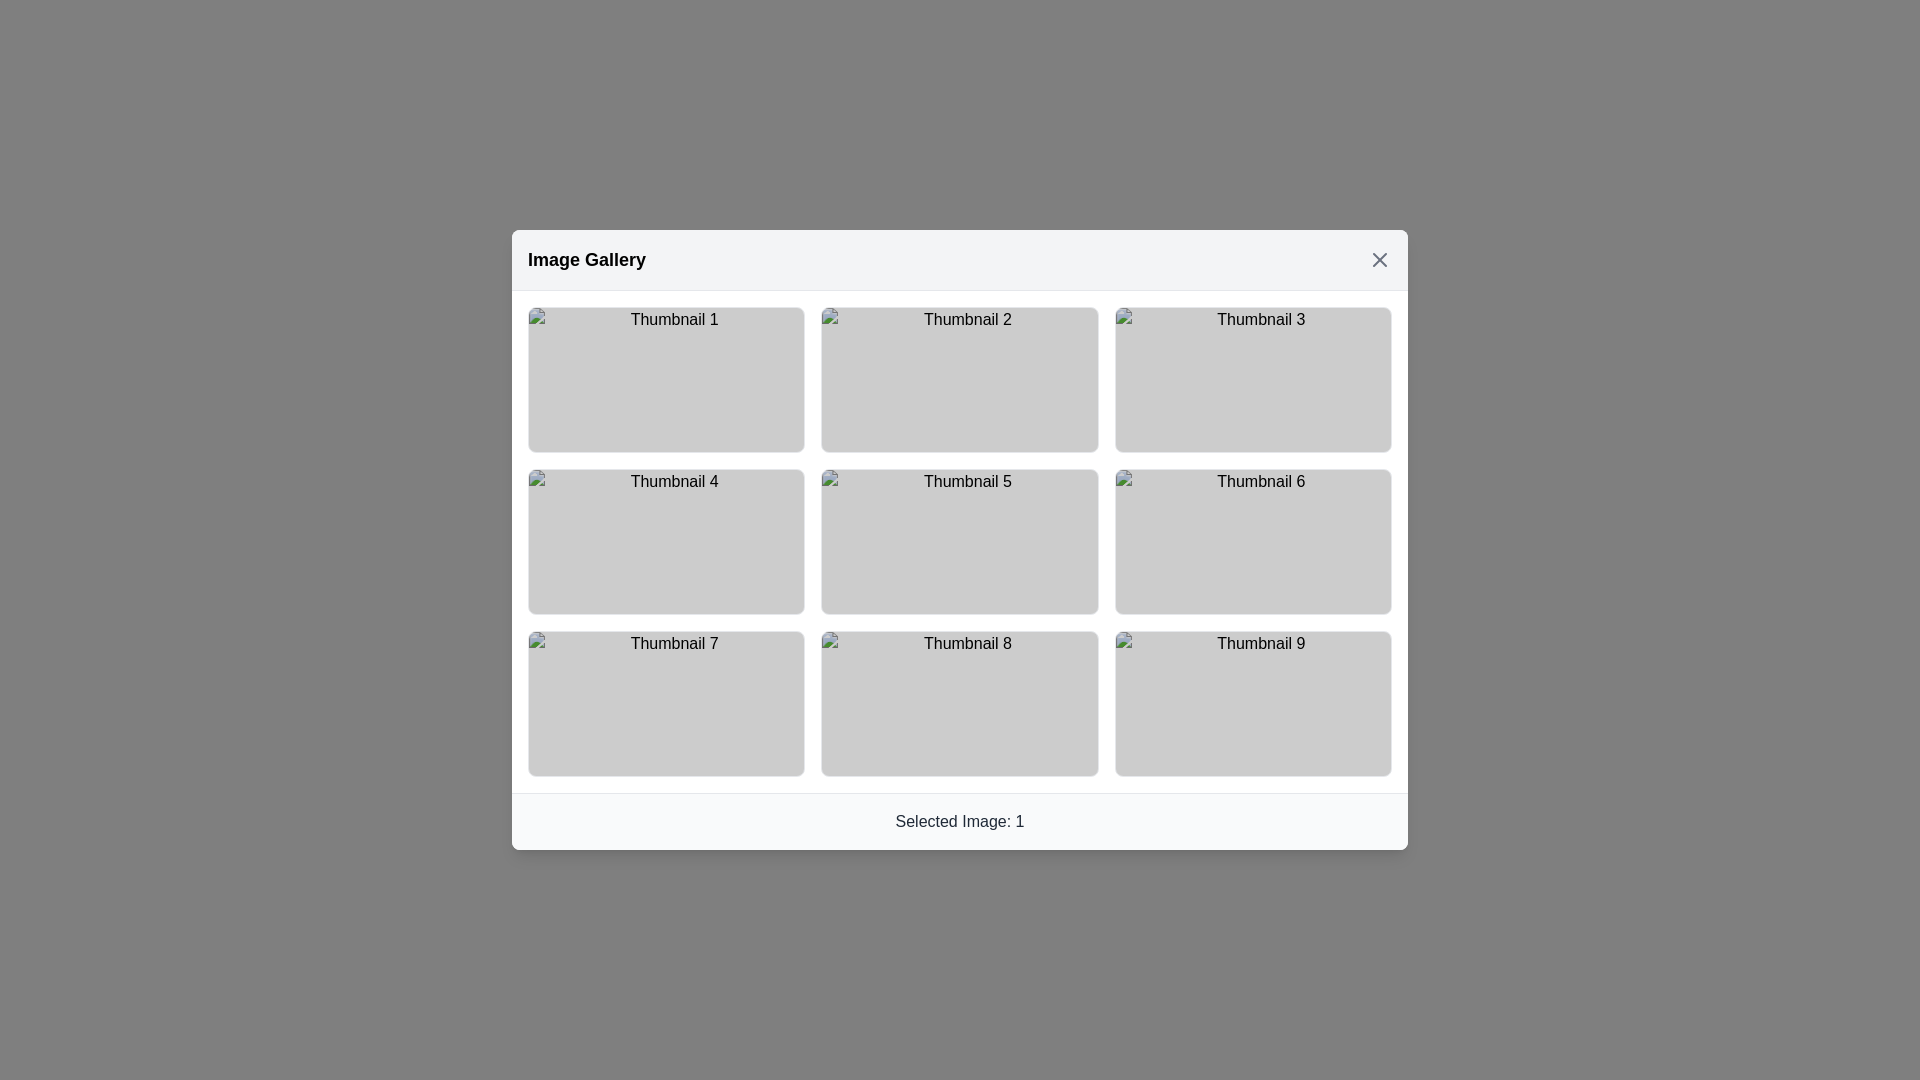  What do you see at coordinates (960, 542) in the screenshot?
I see `the semi-transparent black background overlay located in the center of the fifth thumbnail in a 3x3 grid` at bounding box center [960, 542].